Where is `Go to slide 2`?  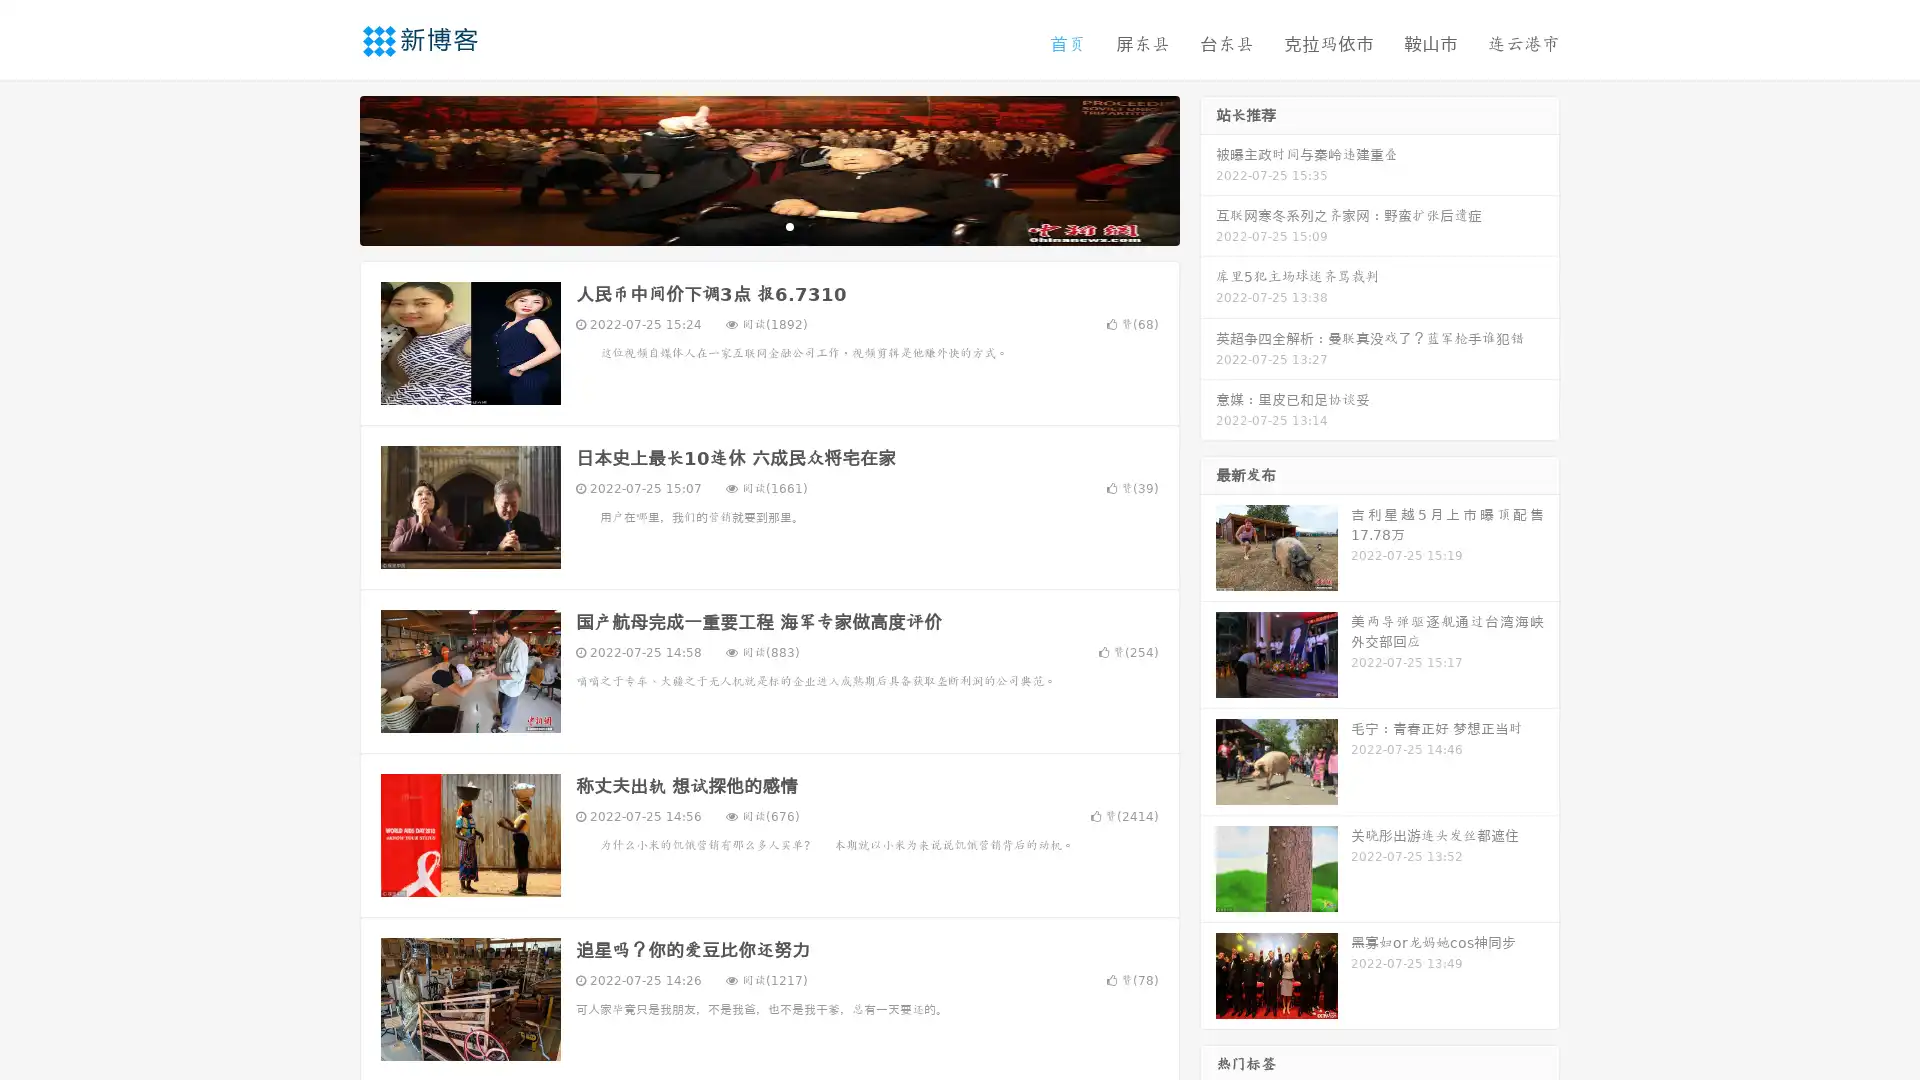
Go to slide 2 is located at coordinates (768, 225).